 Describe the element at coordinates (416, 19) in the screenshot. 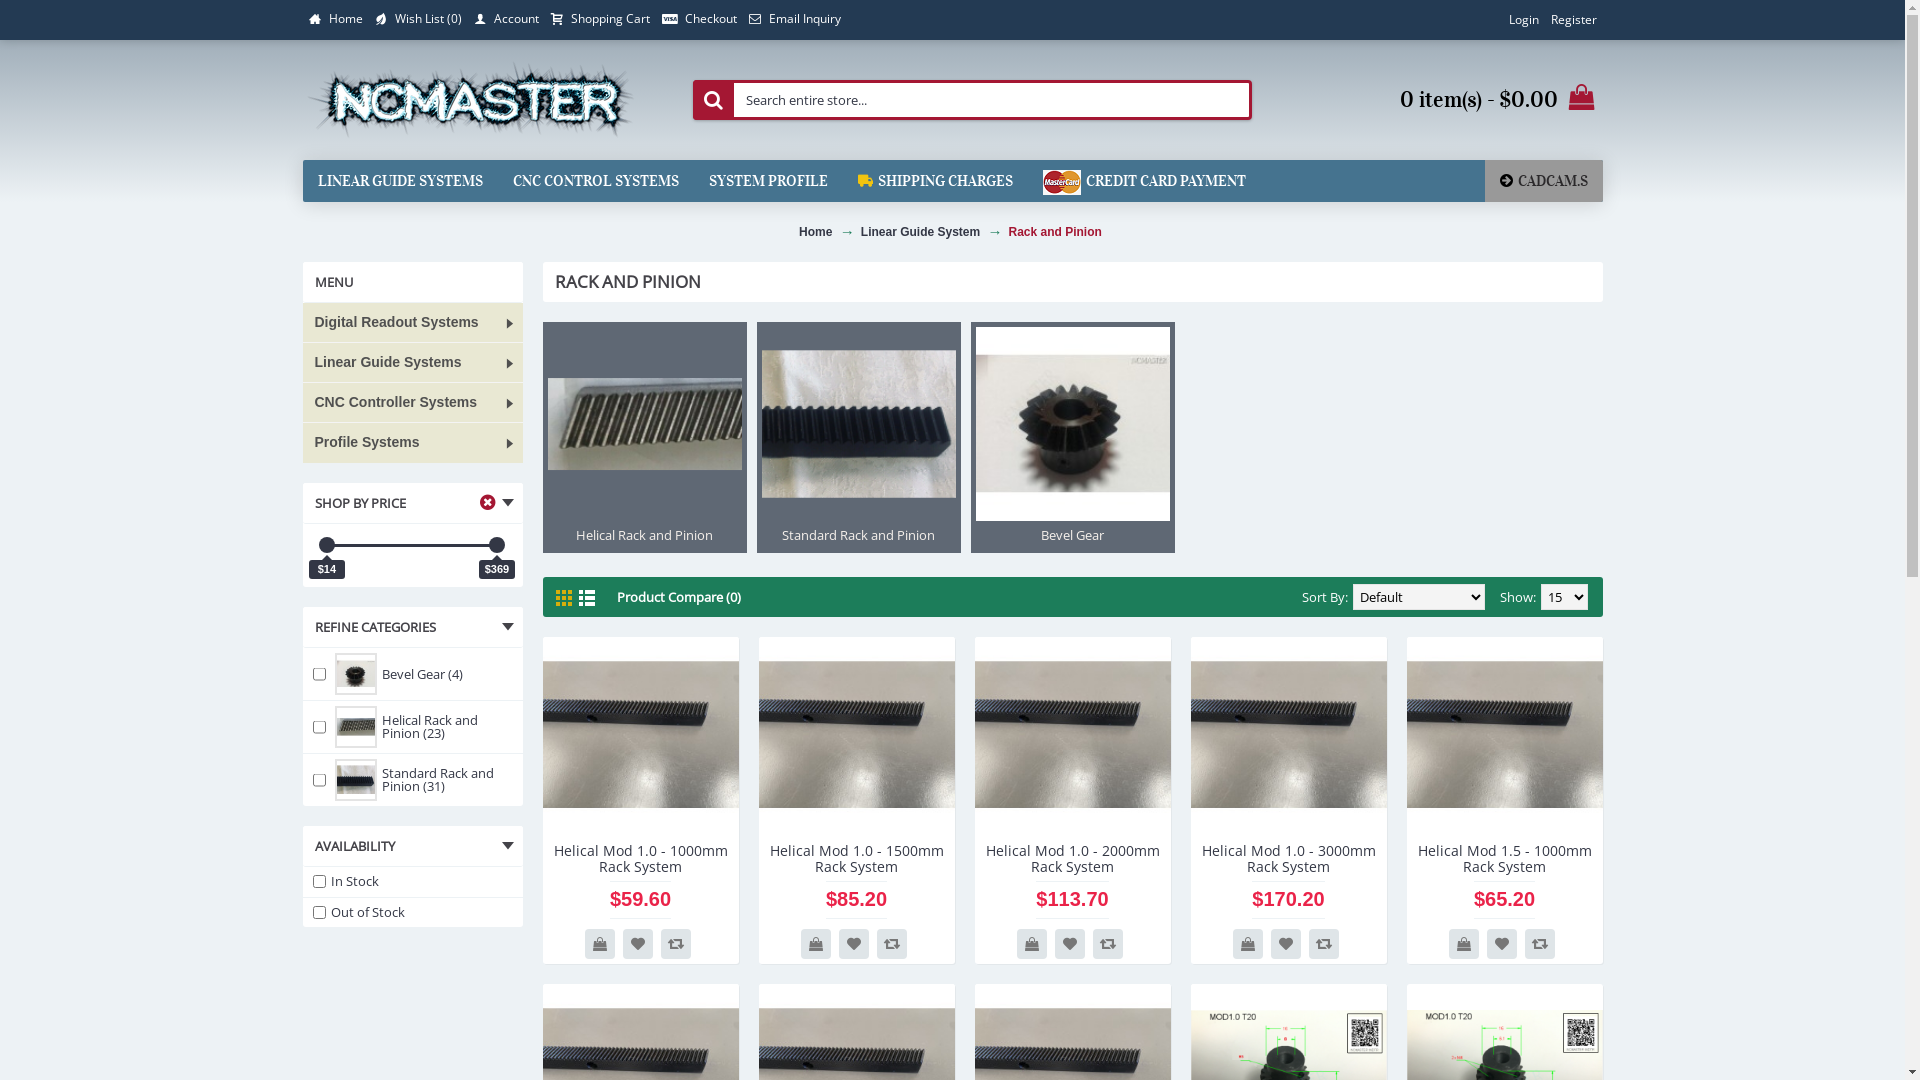

I see `'Wish List (0)'` at that location.